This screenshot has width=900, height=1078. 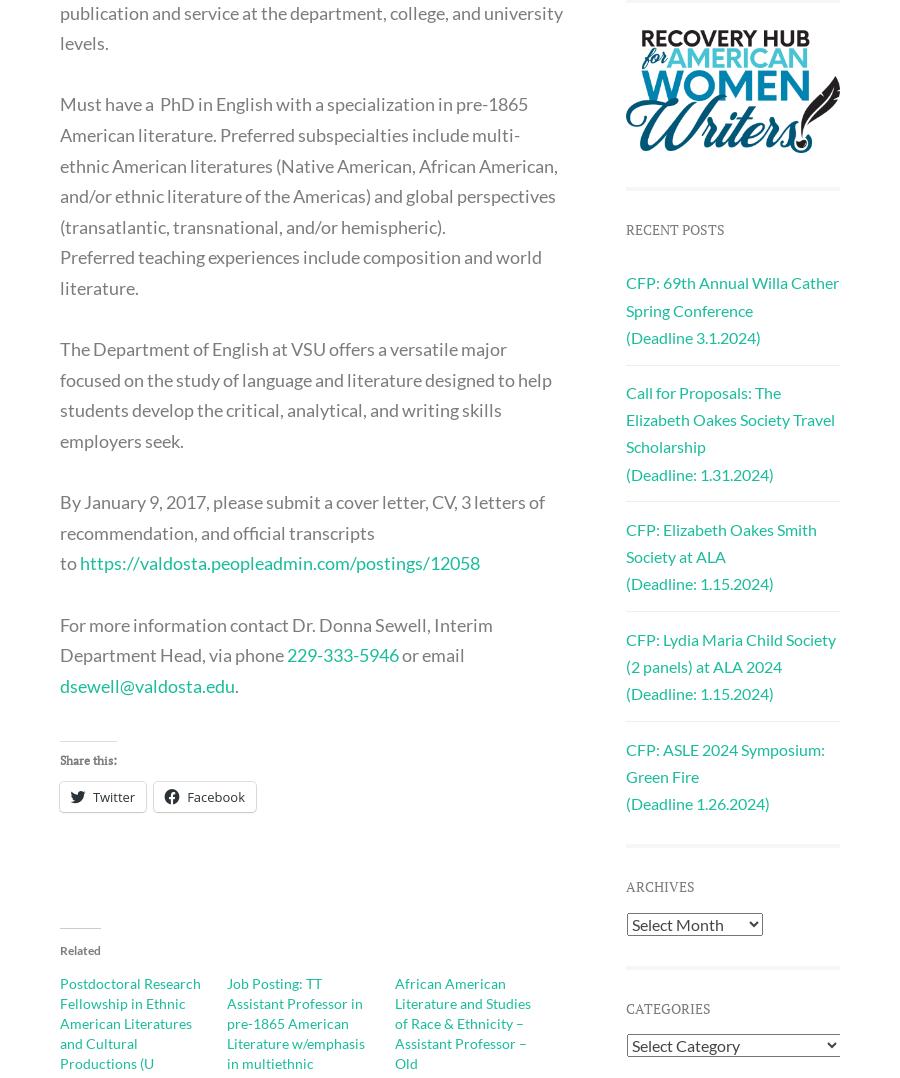 What do you see at coordinates (235, 684) in the screenshot?
I see `'.'` at bounding box center [235, 684].